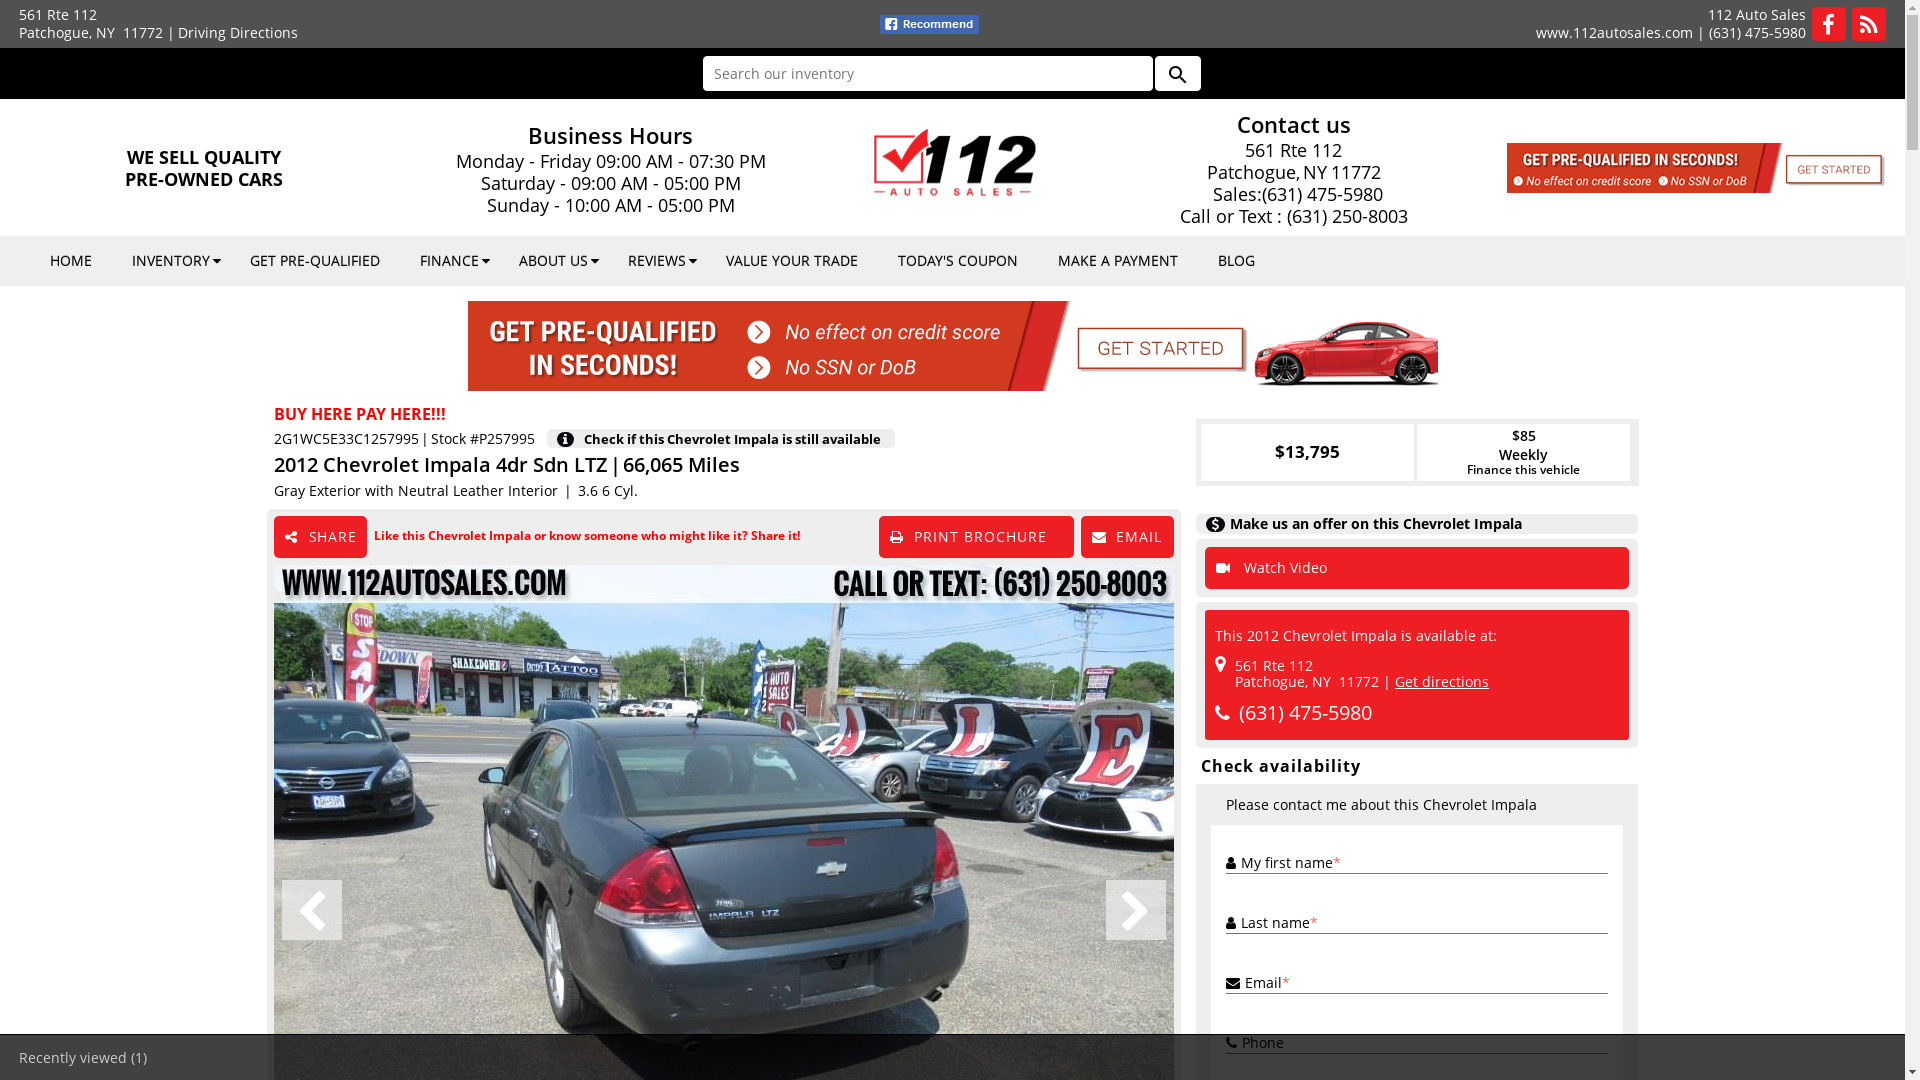 The width and height of the screenshot is (1920, 1080). Describe the element at coordinates (1153, 72) in the screenshot. I see `'search'` at that location.